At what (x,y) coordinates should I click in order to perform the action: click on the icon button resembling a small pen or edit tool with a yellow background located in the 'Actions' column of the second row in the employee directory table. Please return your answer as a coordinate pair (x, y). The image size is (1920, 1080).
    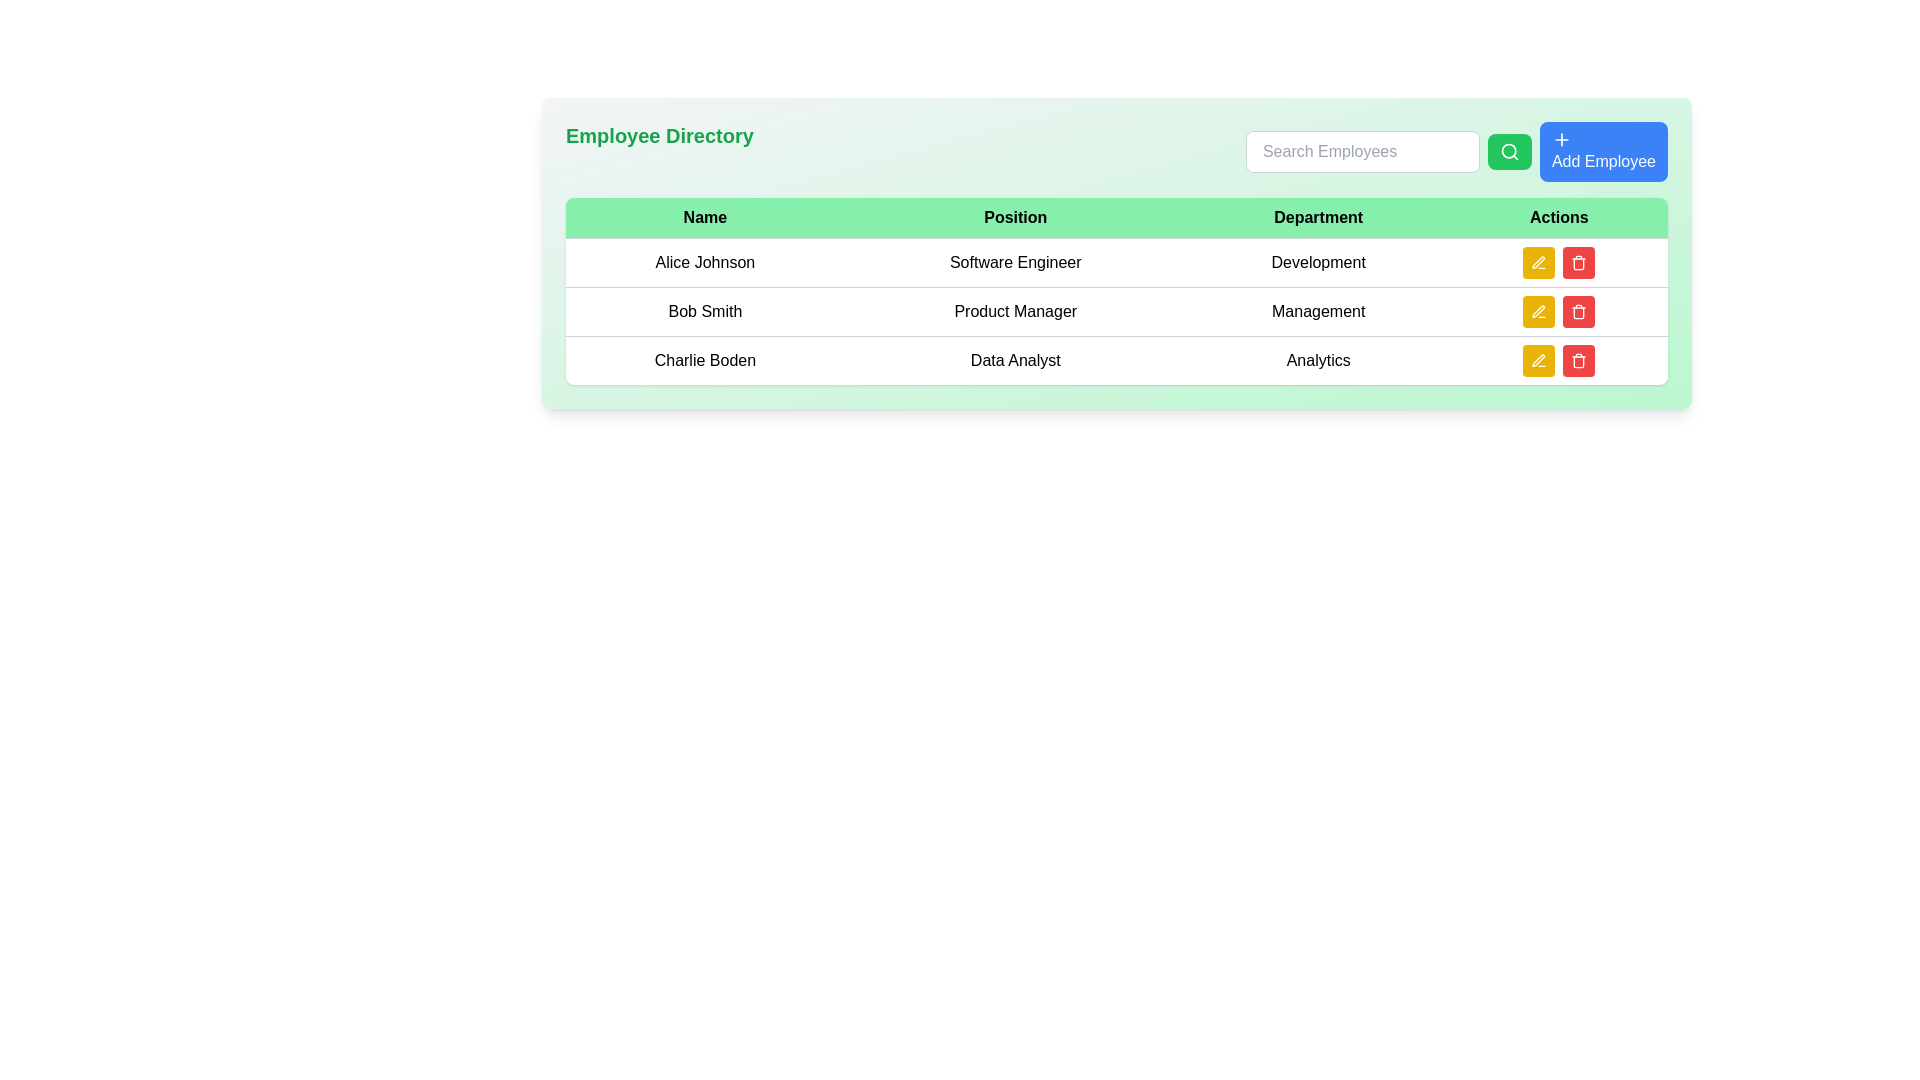
    Looking at the image, I should click on (1538, 261).